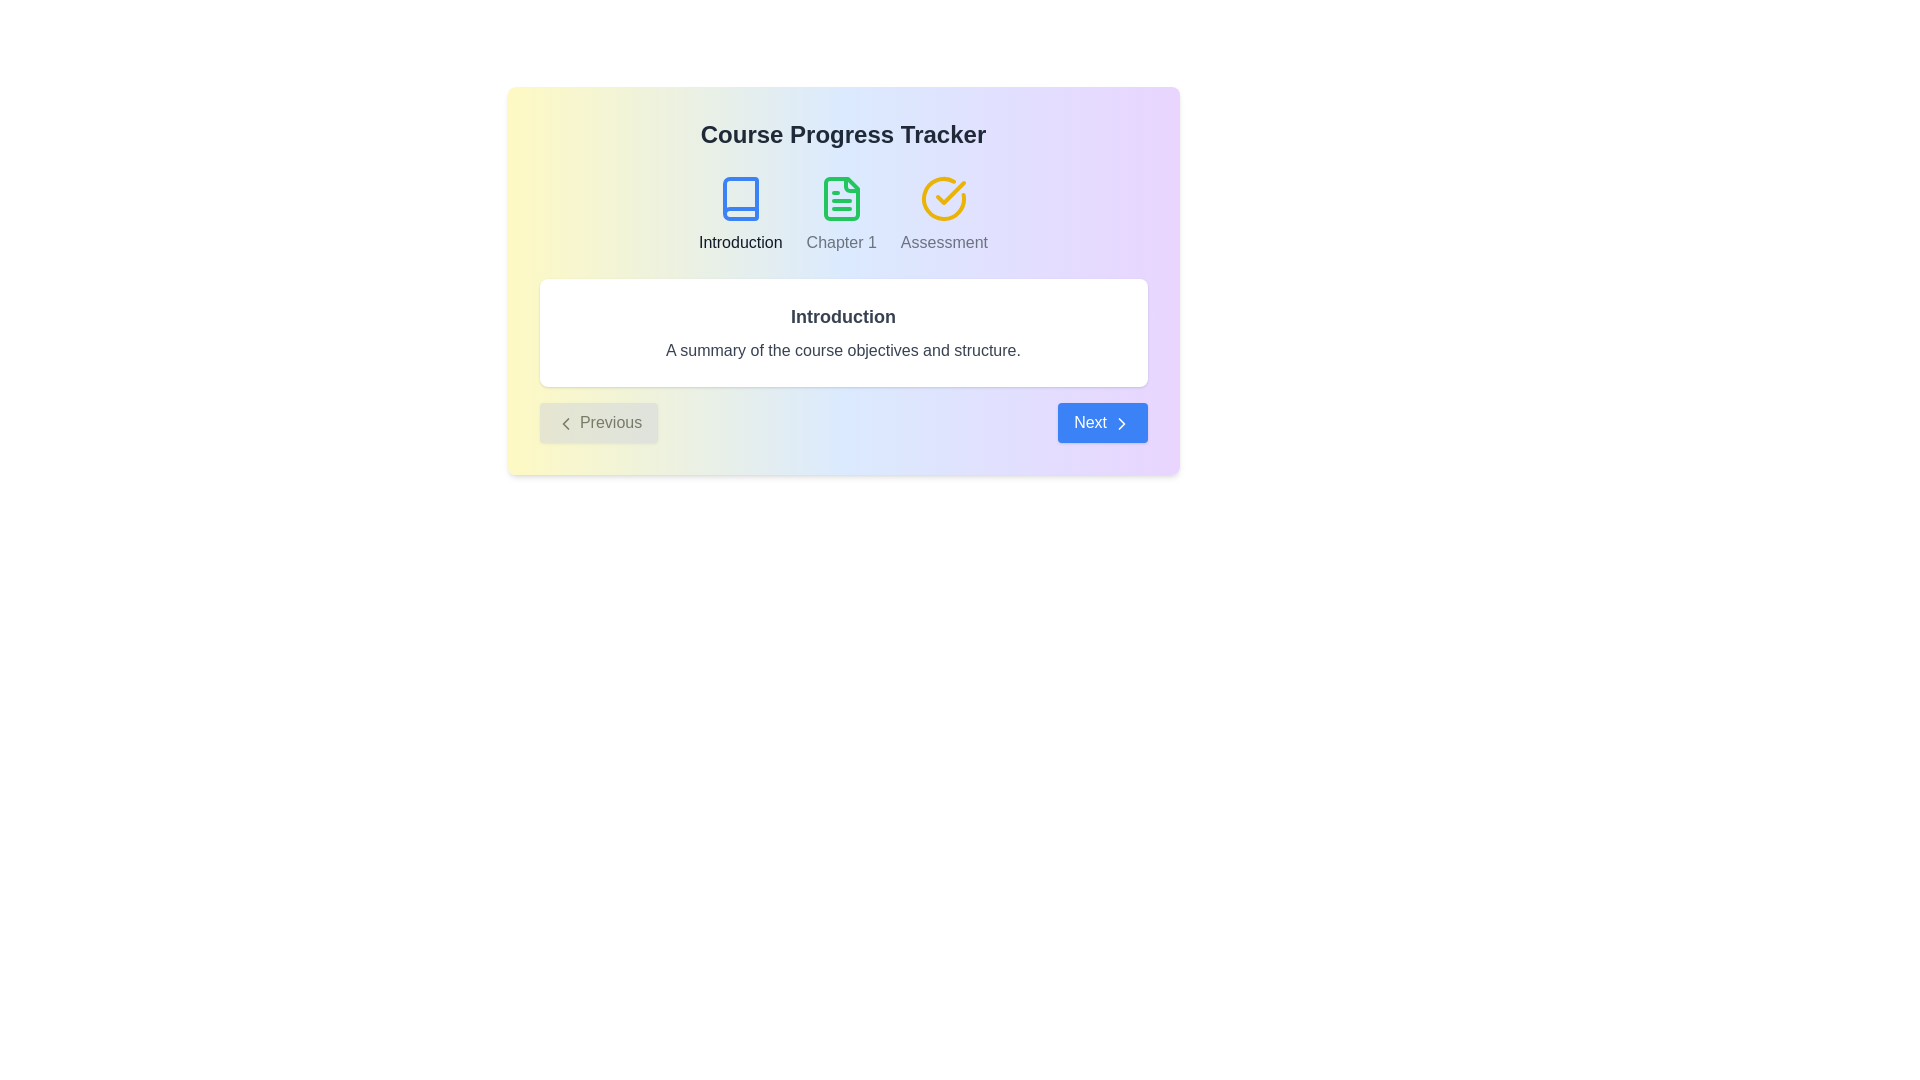 The width and height of the screenshot is (1920, 1080). What do you see at coordinates (739, 215) in the screenshot?
I see `the step labeled Introduction in the course progress stepper` at bounding box center [739, 215].